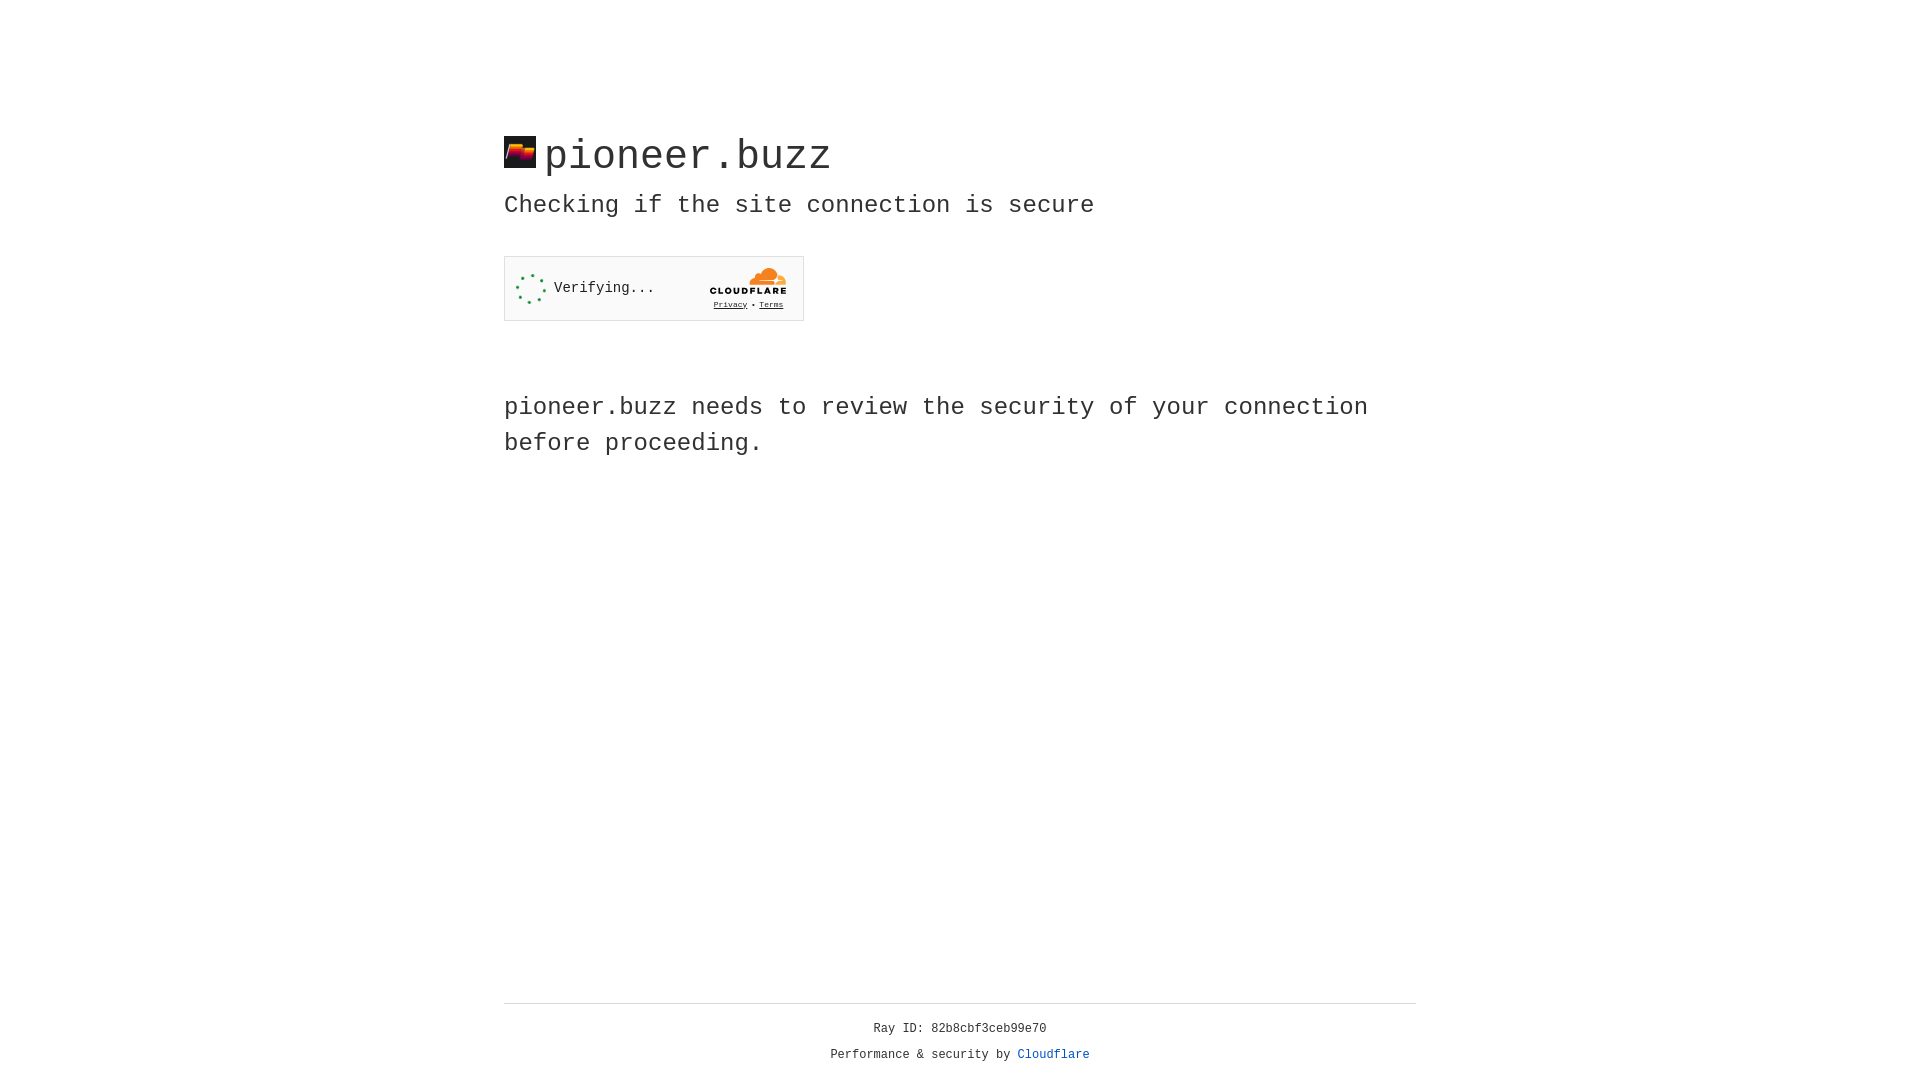 This screenshot has width=1920, height=1080. Describe the element at coordinates (1053, 1054) in the screenshot. I see `'Cloudflare'` at that location.